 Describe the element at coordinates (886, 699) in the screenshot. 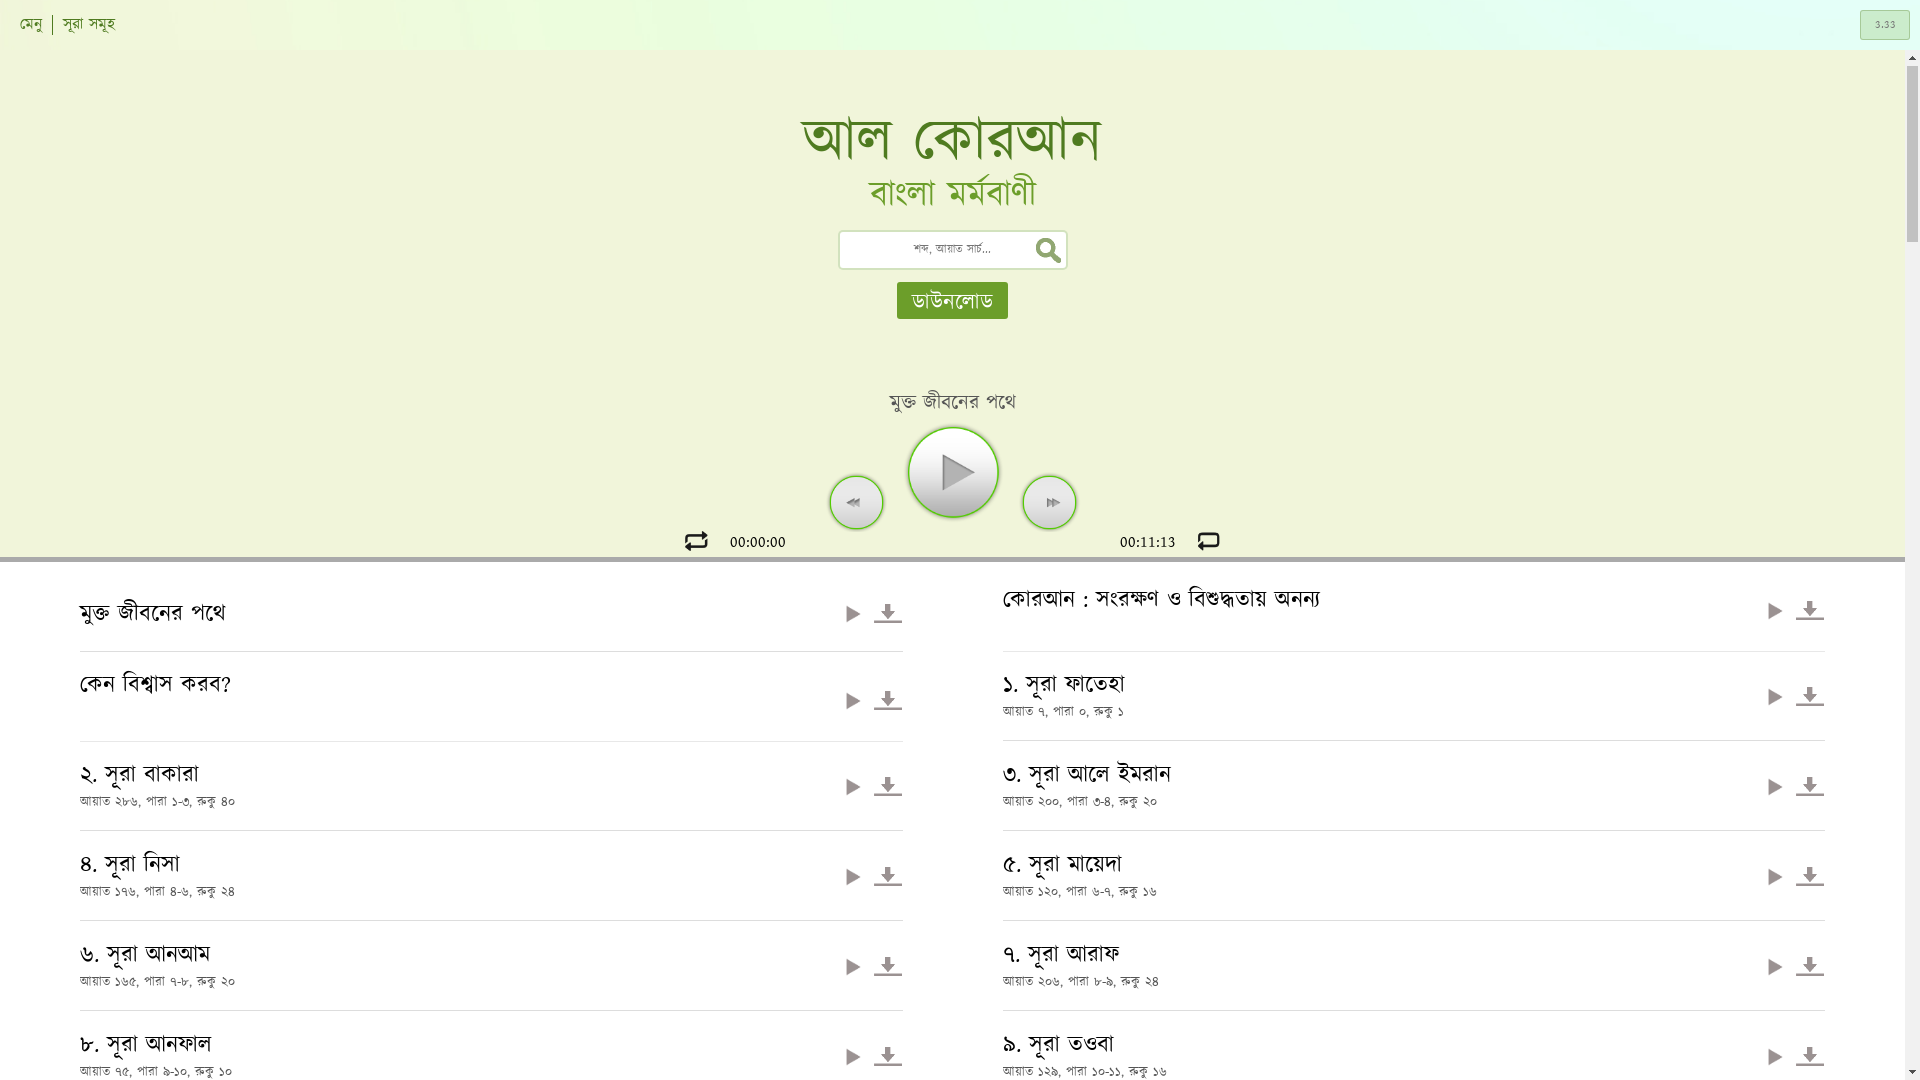

I see `'Download'` at that location.